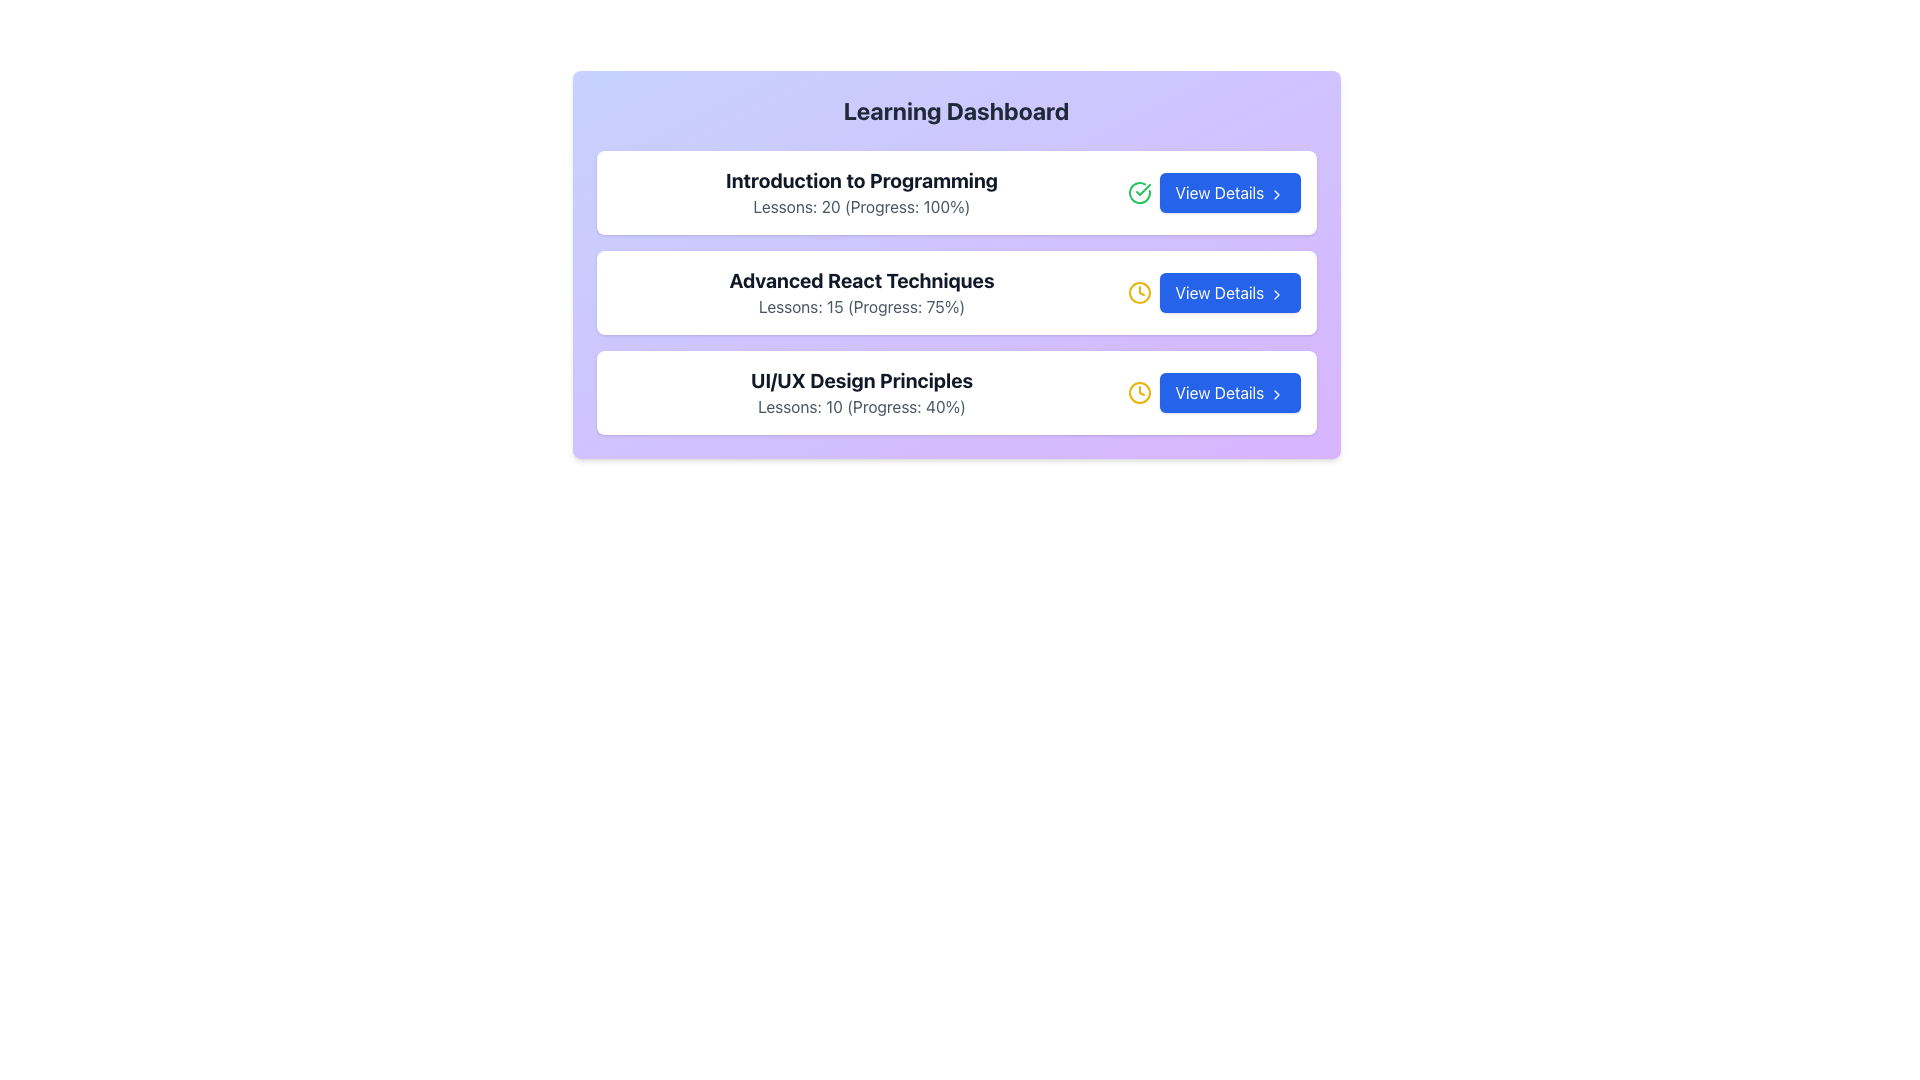  Describe the element at coordinates (1139, 293) in the screenshot. I see `the progress indicator icon for the 'Advanced React Techniques' course on the learning dashboard, which signifies partial completion of the course` at that location.